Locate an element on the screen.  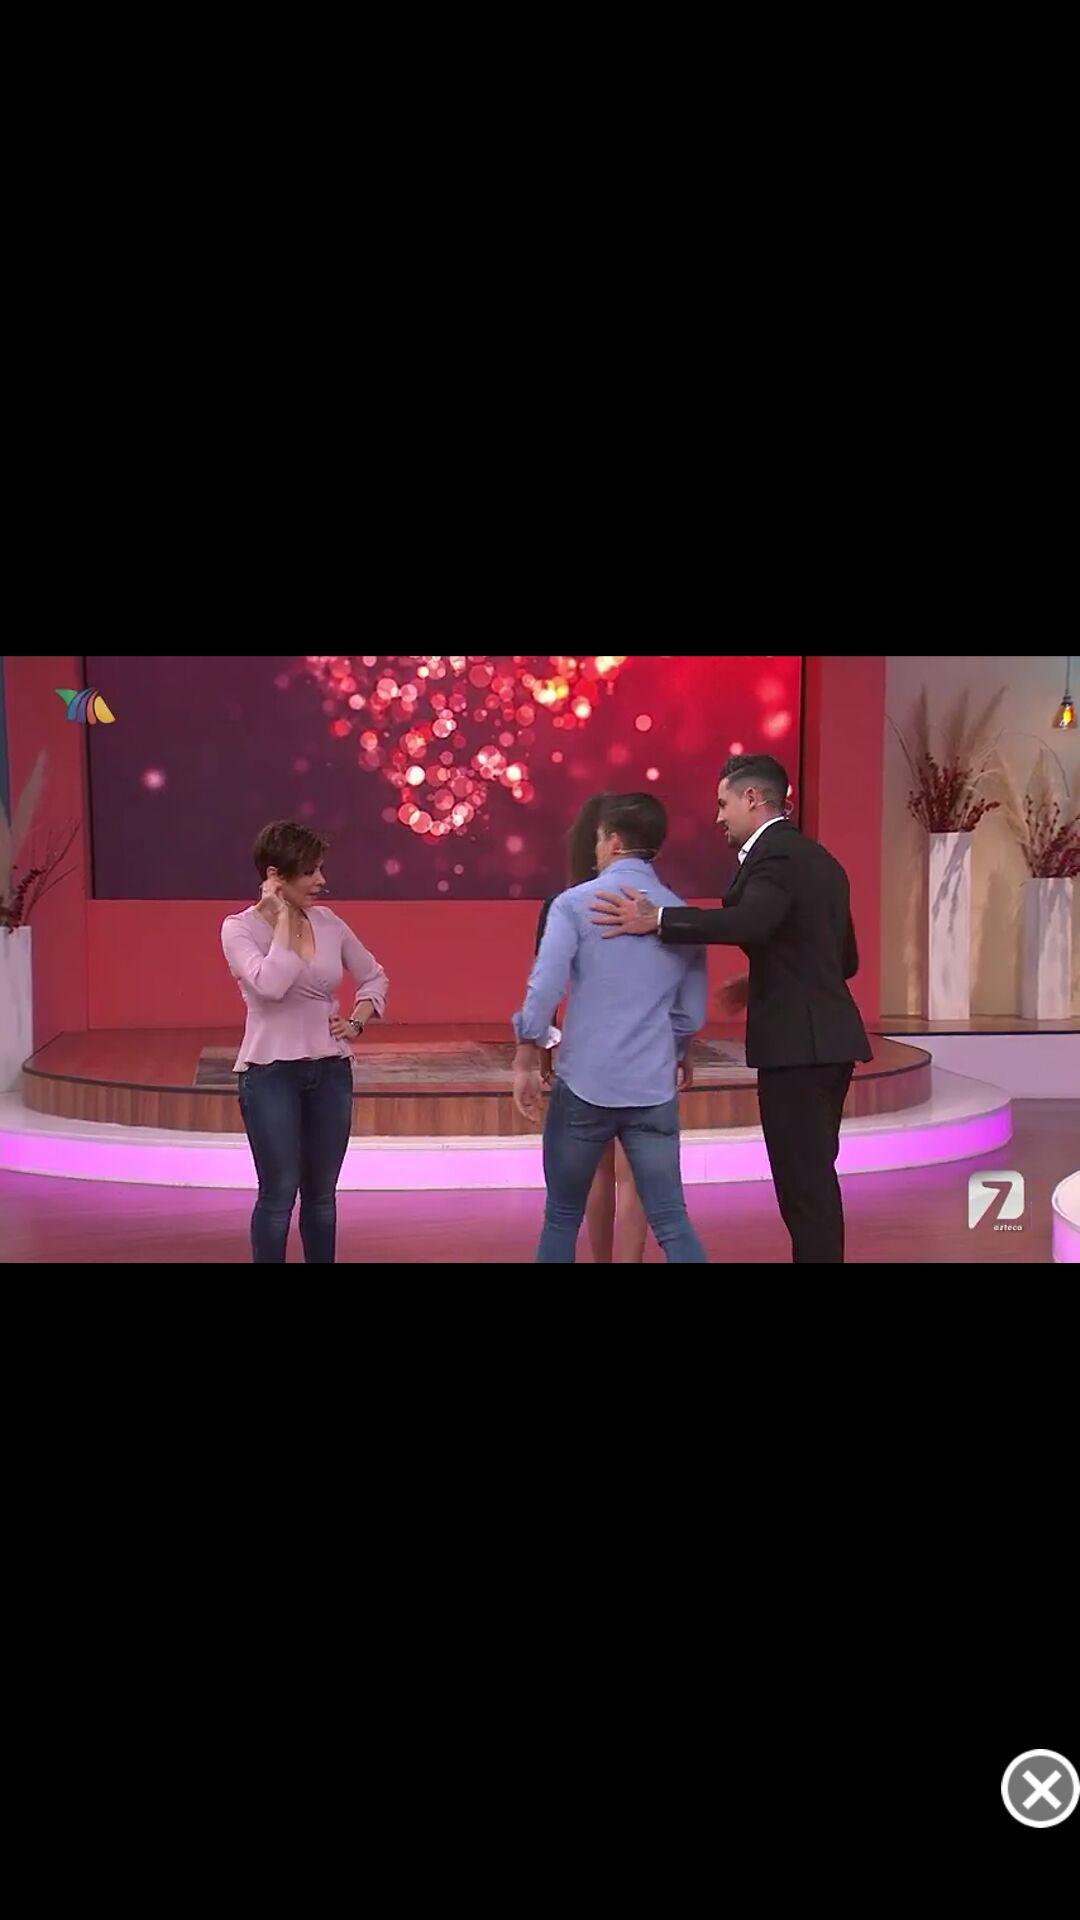
click x is located at coordinates (1039, 1788).